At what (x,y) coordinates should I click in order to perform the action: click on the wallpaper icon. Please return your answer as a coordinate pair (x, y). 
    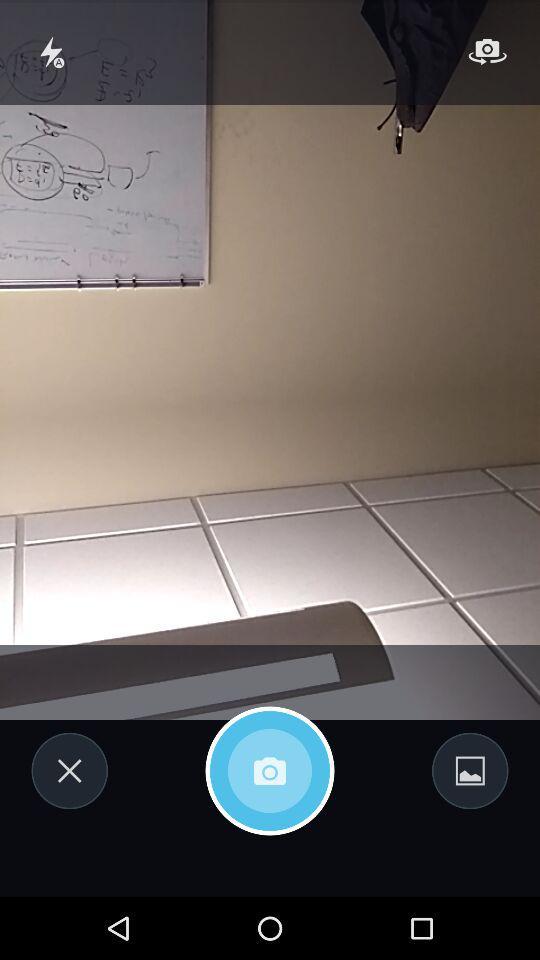
    Looking at the image, I should click on (470, 825).